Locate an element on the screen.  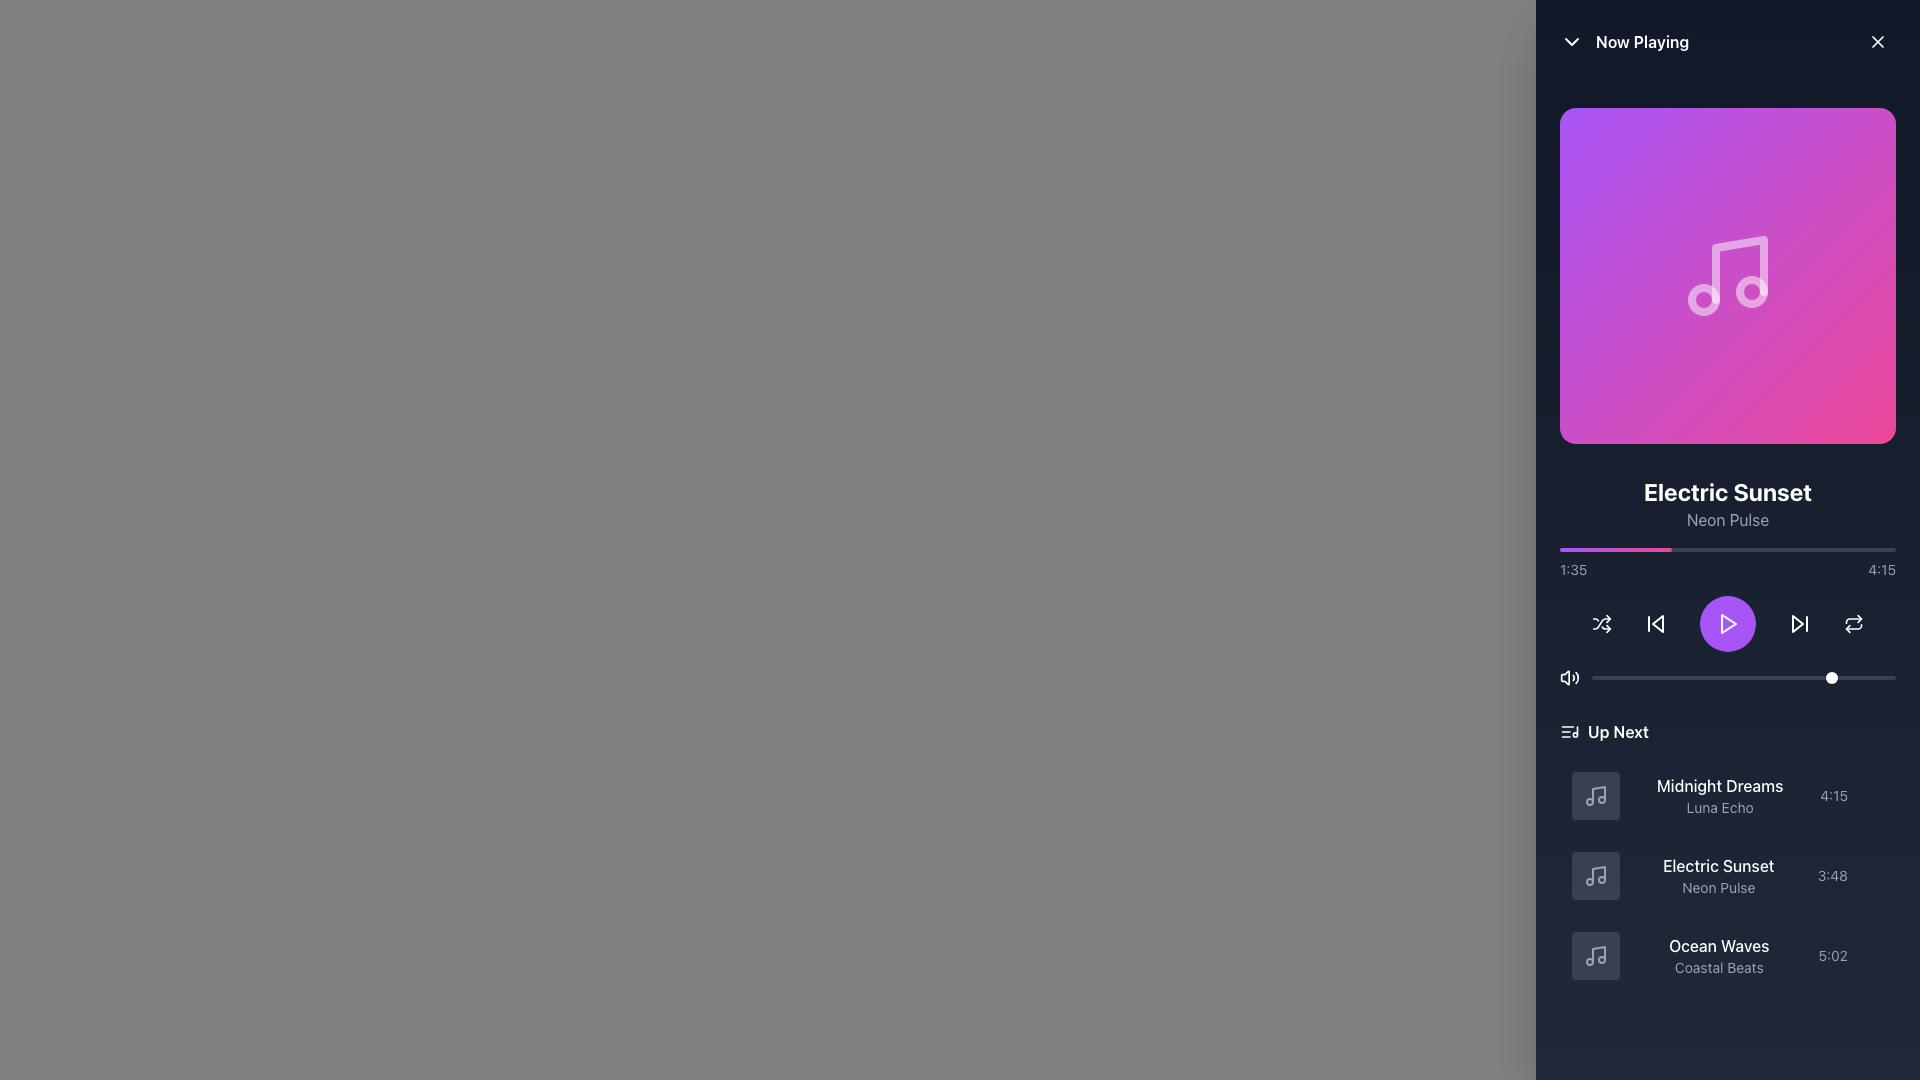
the 'Up Next' icon, which is located at the leftmost side of the section, directly above the music tracks queued for playback is located at coordinates (1568, 732).